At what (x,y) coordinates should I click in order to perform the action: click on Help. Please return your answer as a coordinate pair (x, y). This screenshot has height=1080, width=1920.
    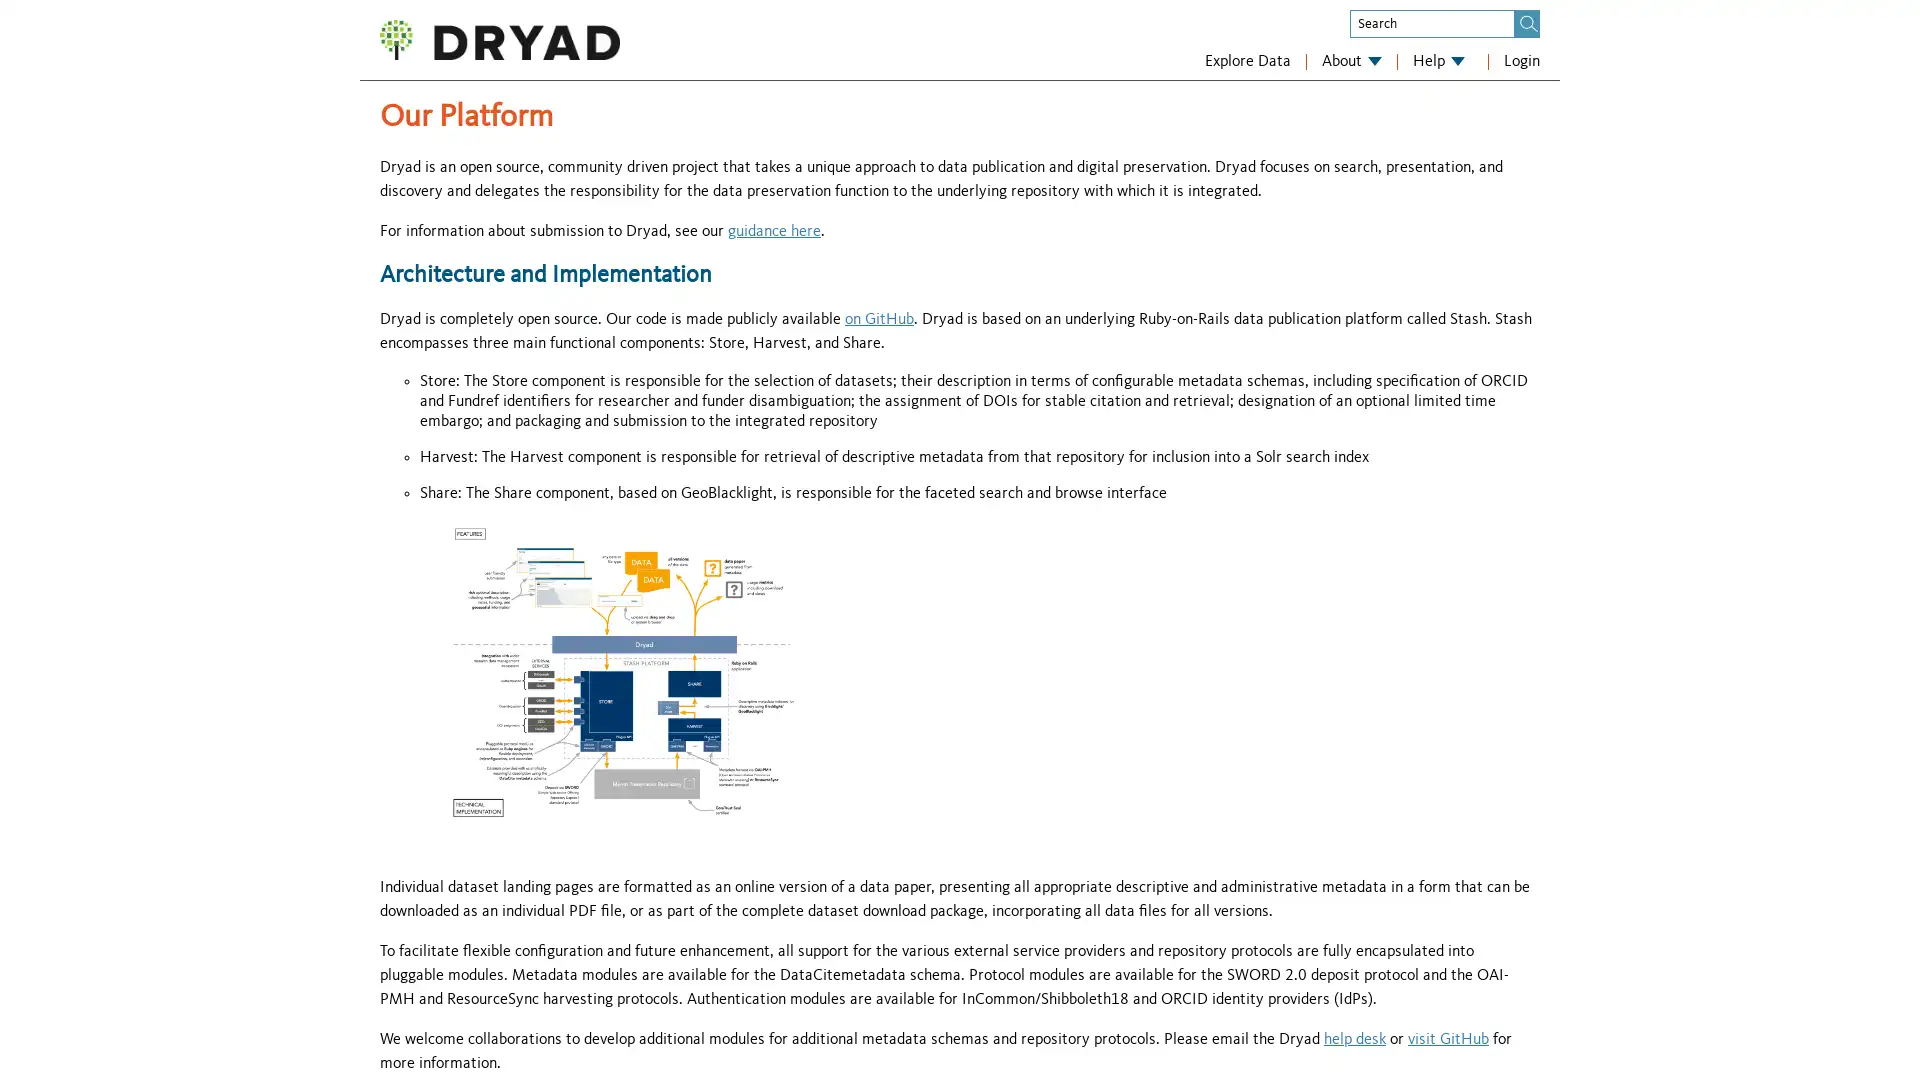
    Looking at the image, I should click on (1438, 60).